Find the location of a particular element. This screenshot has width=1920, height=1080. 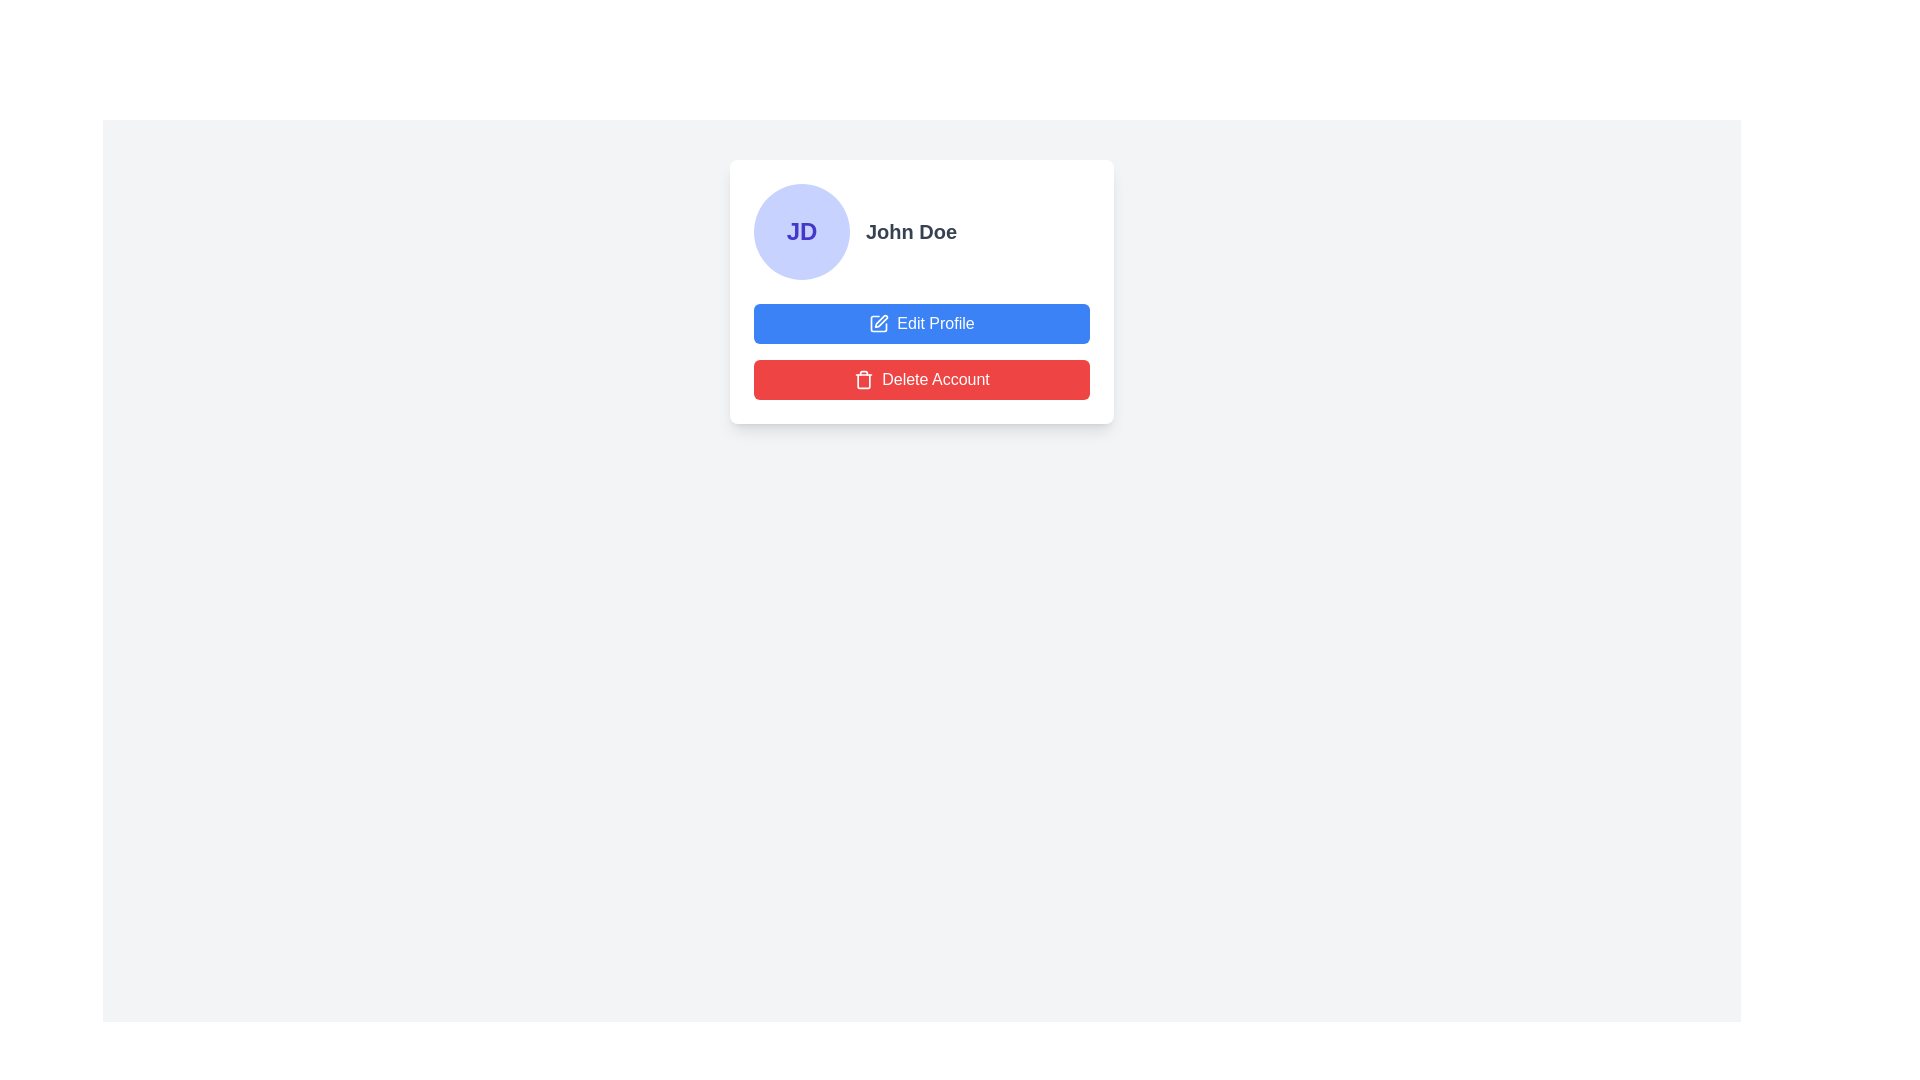

the Profile header component that displays the user's initials in a circular avatar and their name beside it, located at the top of the vertically stacked layout is located at coordinates (920, 230).